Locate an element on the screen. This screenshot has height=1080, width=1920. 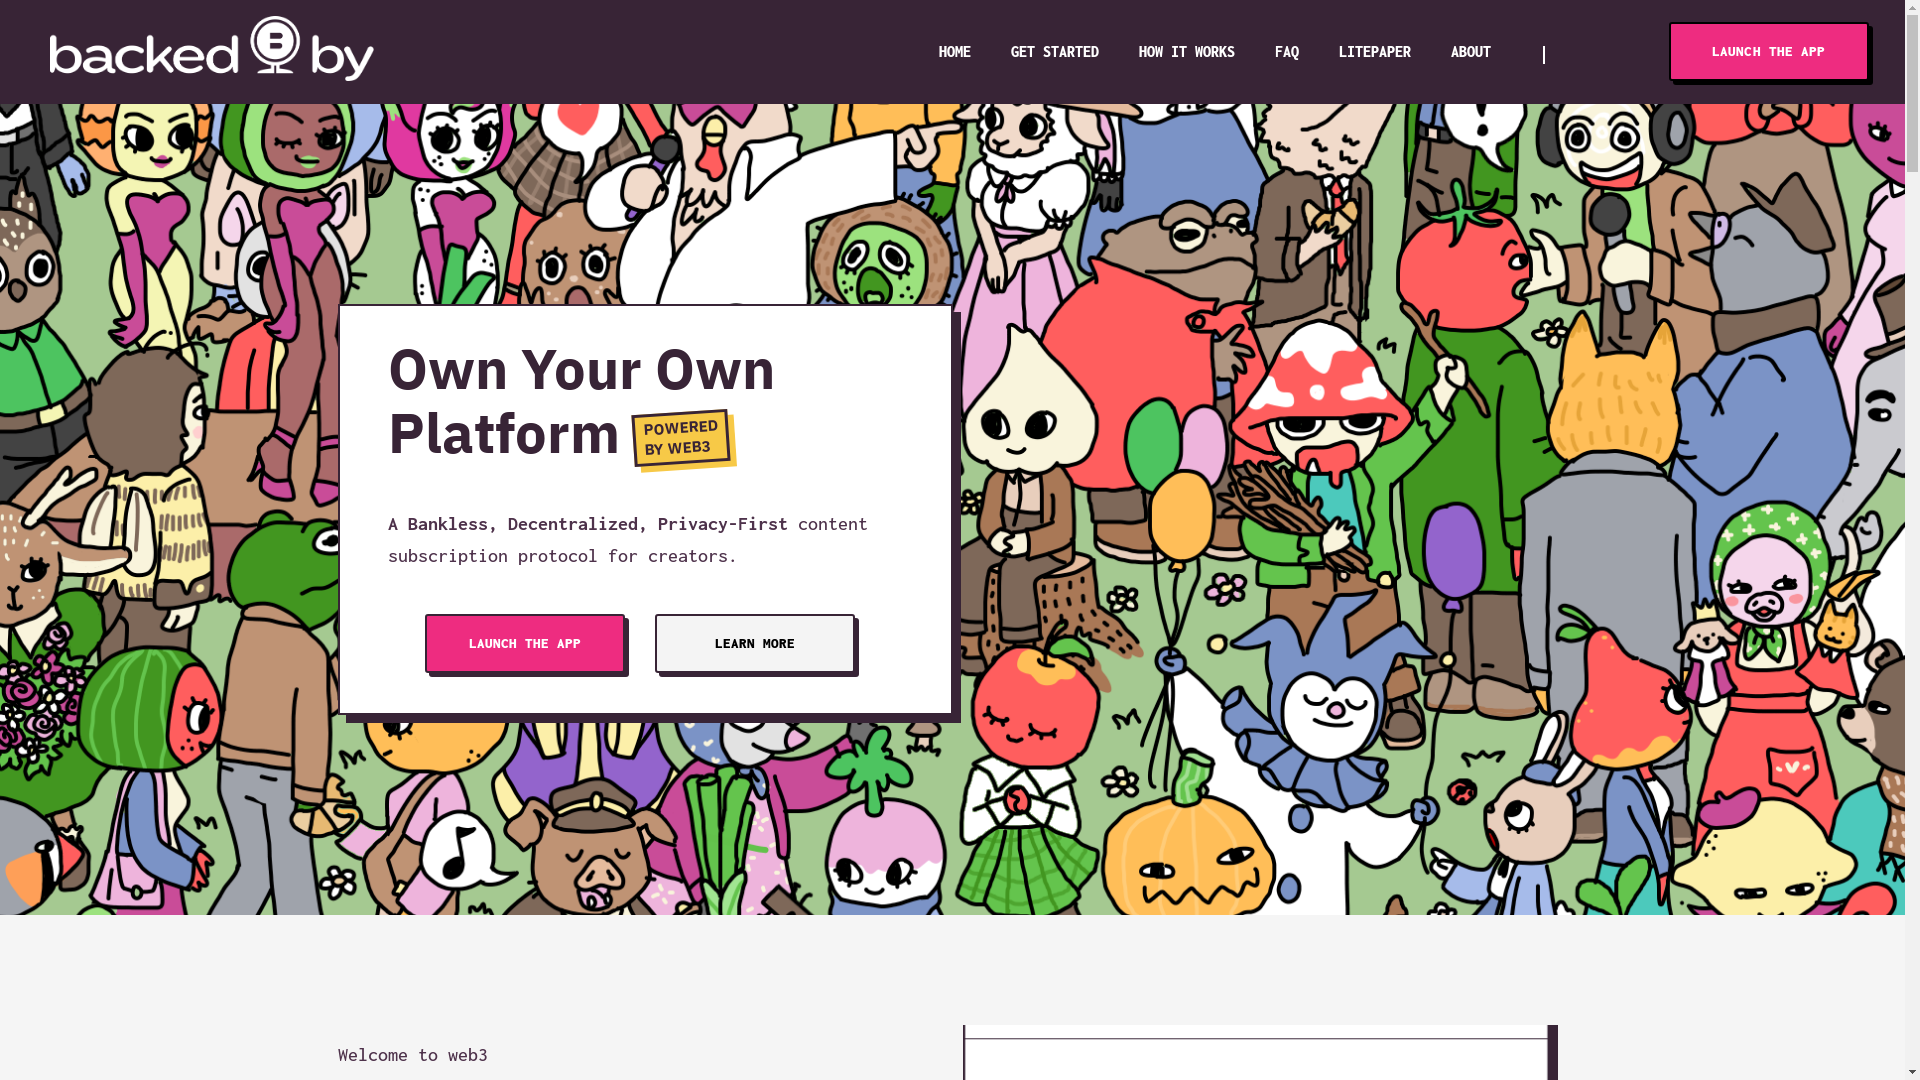
'ABOUT' is located at coordinates (1470, 50).